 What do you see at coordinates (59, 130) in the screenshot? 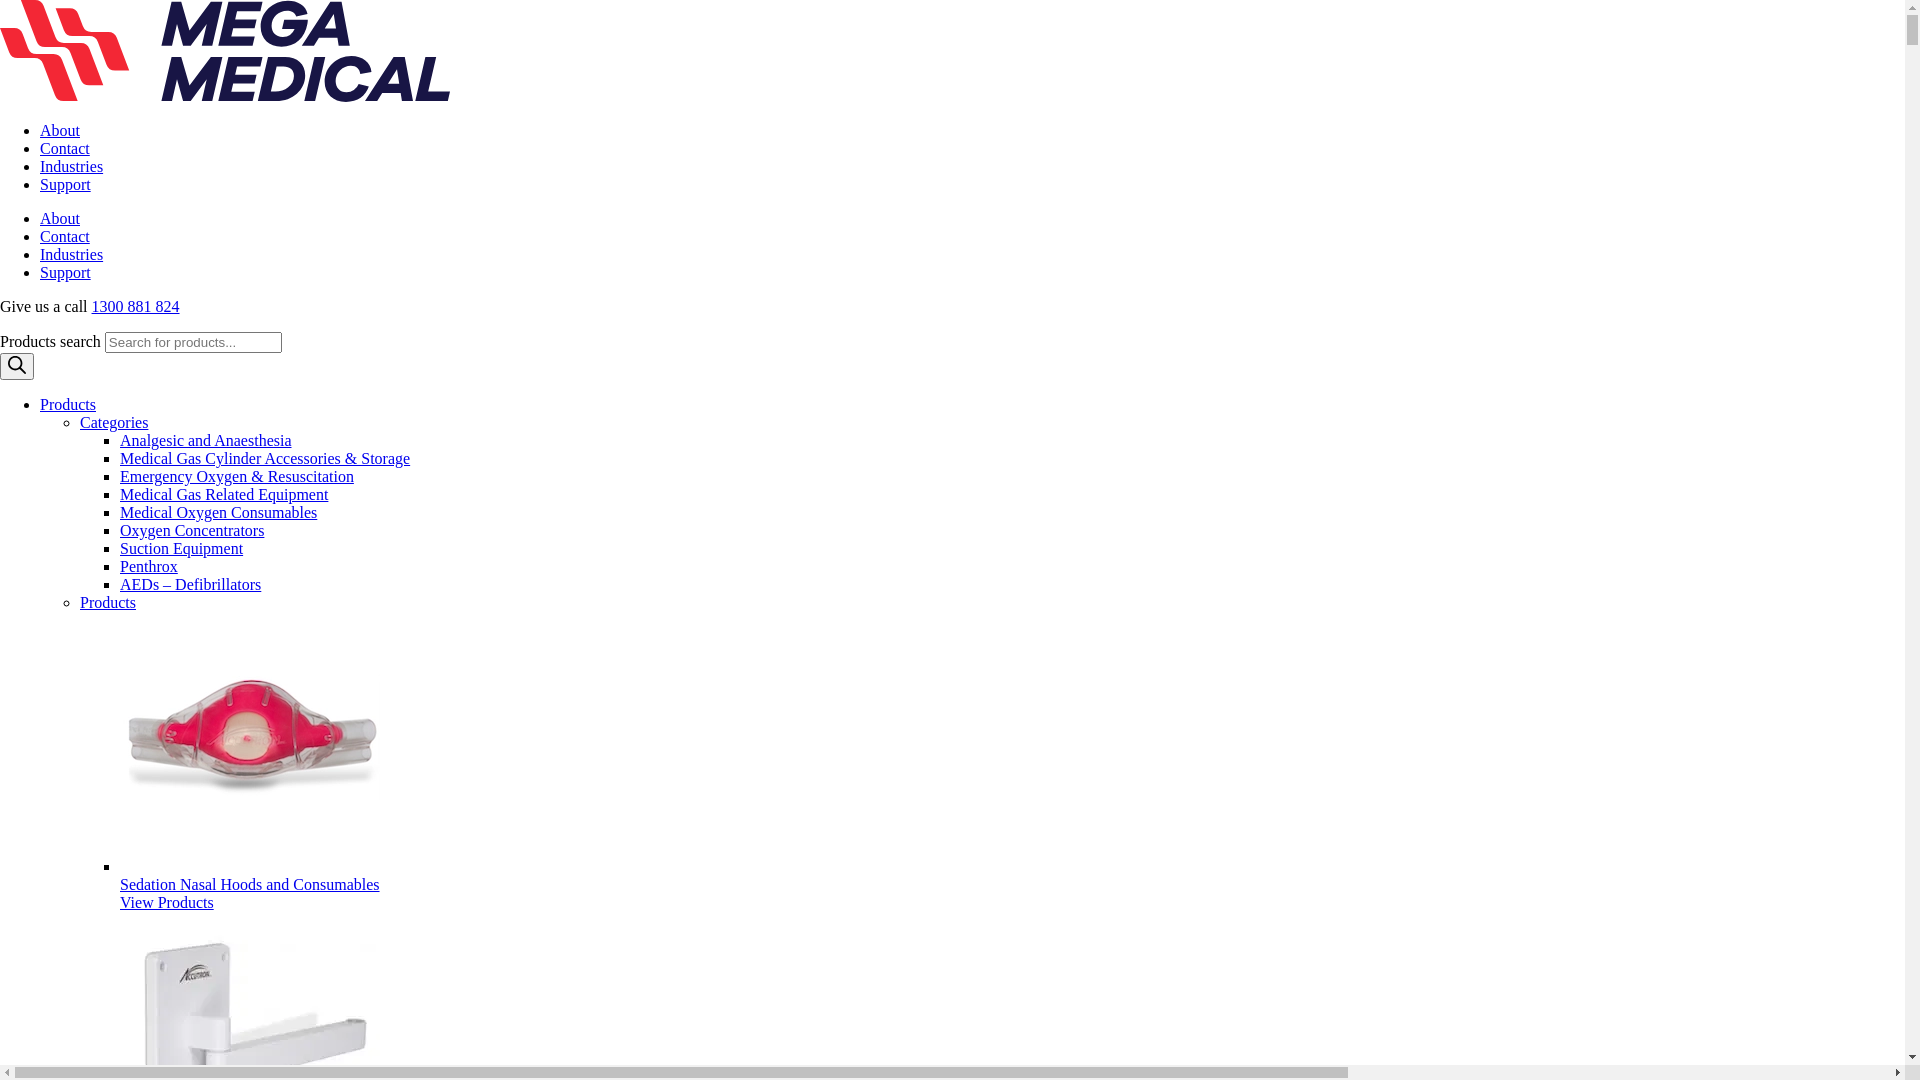
I see `'About'` at bounding box center [59, 130].